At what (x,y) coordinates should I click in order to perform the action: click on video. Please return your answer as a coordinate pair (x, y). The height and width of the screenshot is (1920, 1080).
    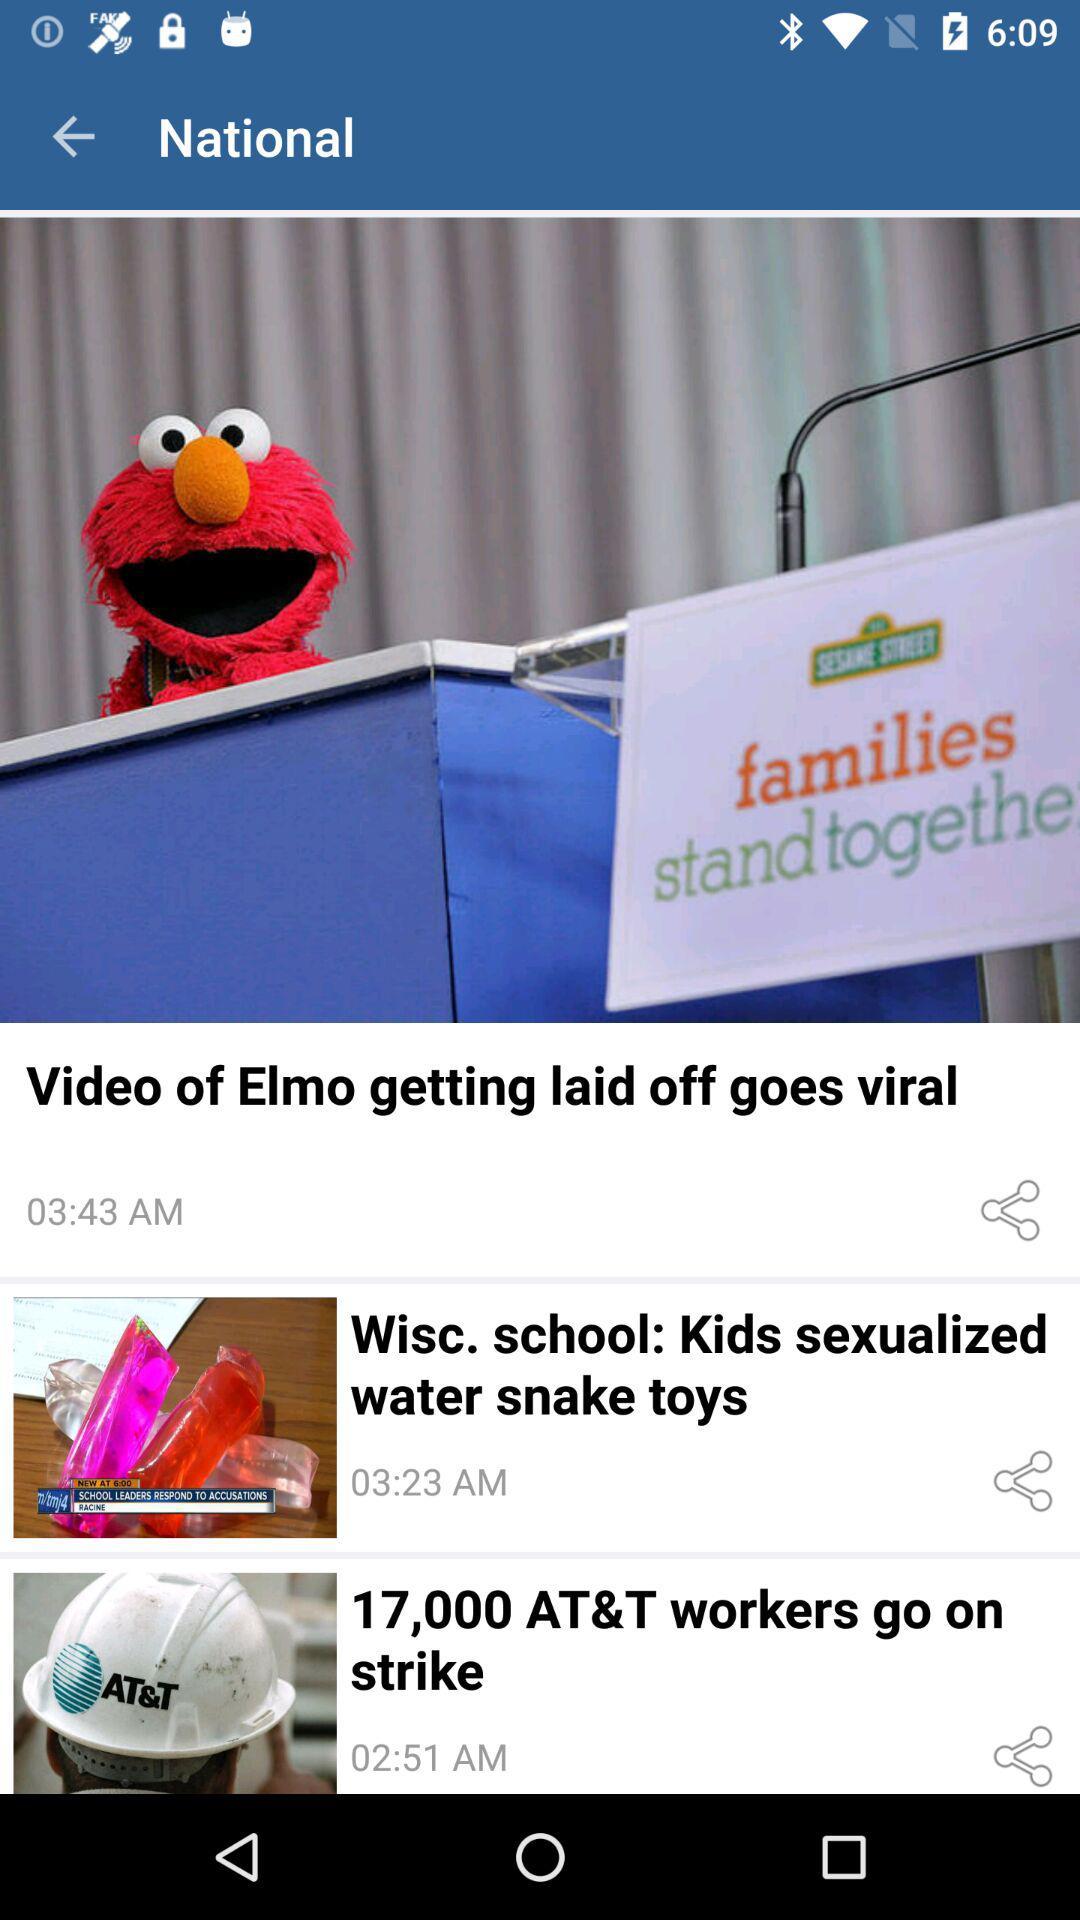
    Looking at the image, I should click on (540, 619).